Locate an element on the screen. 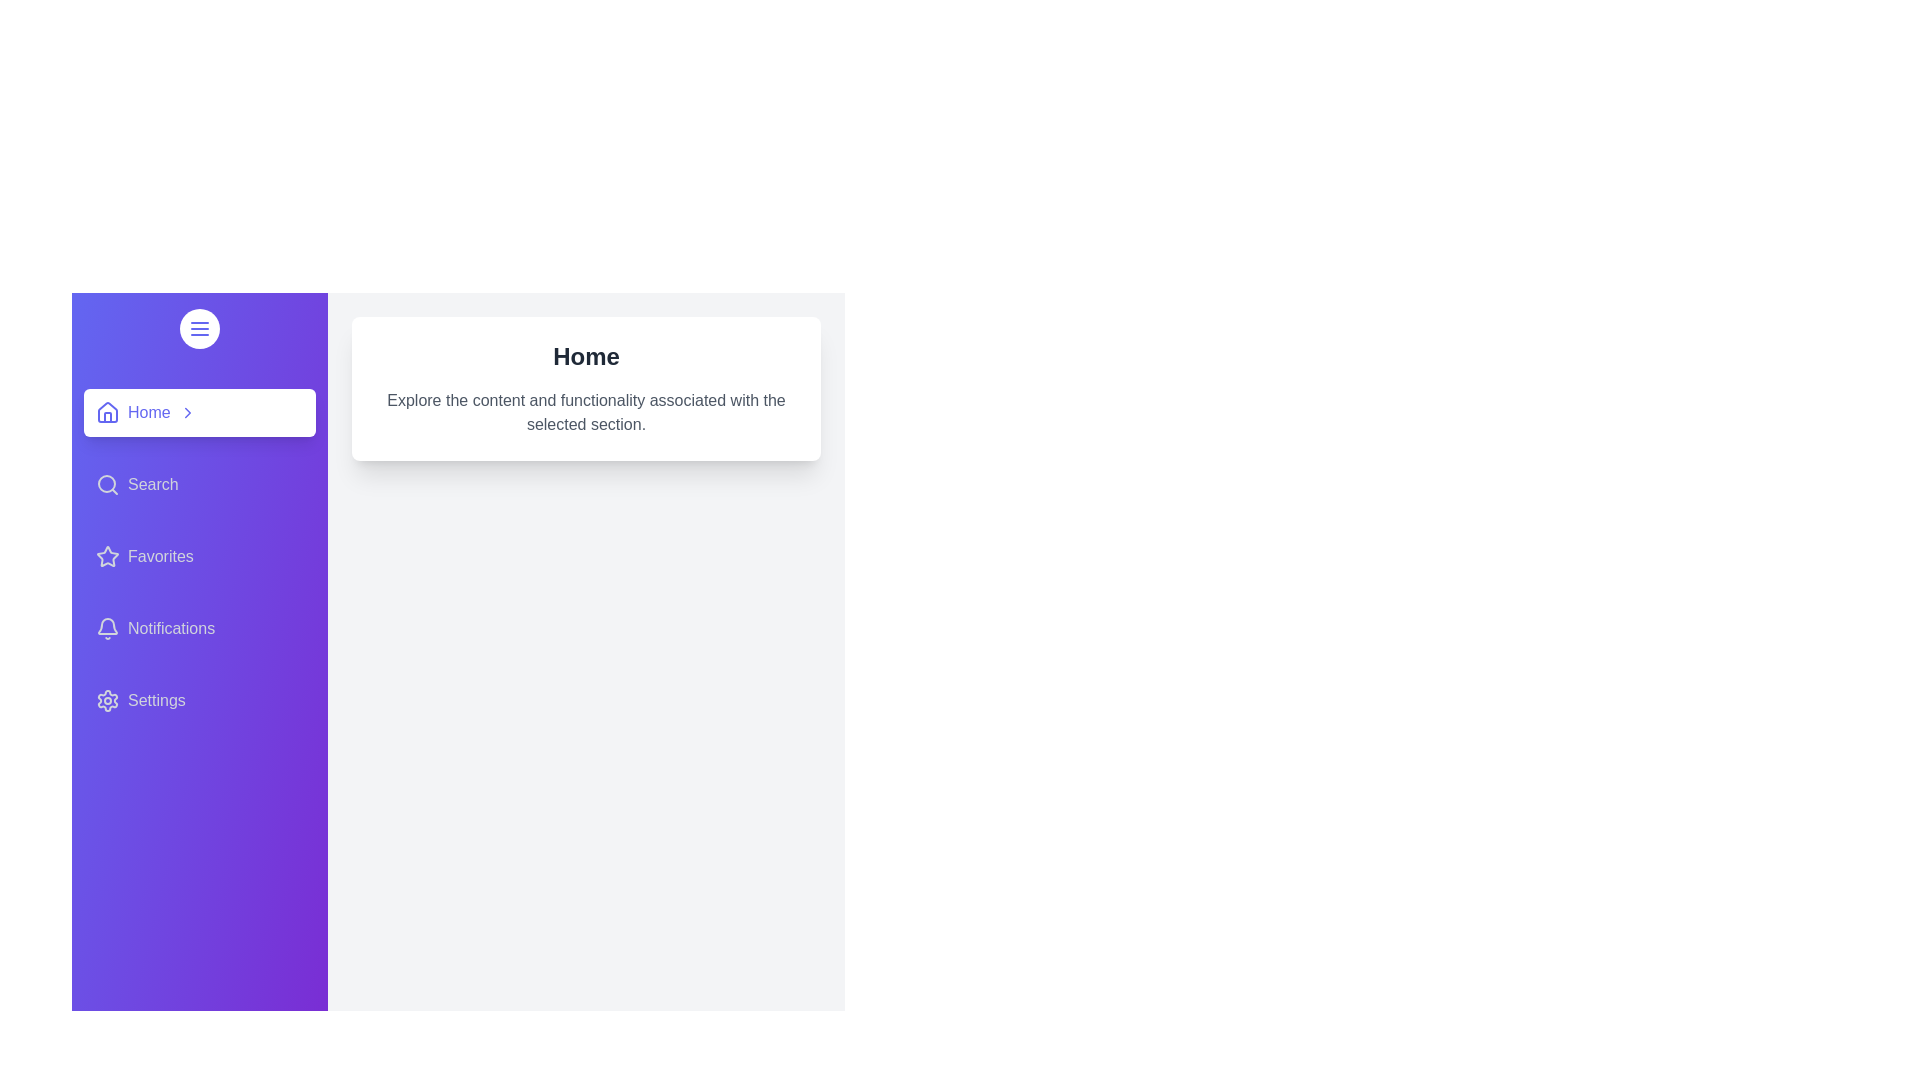  the menu button to toggle the drawer state is located at coordinates (200, 327).